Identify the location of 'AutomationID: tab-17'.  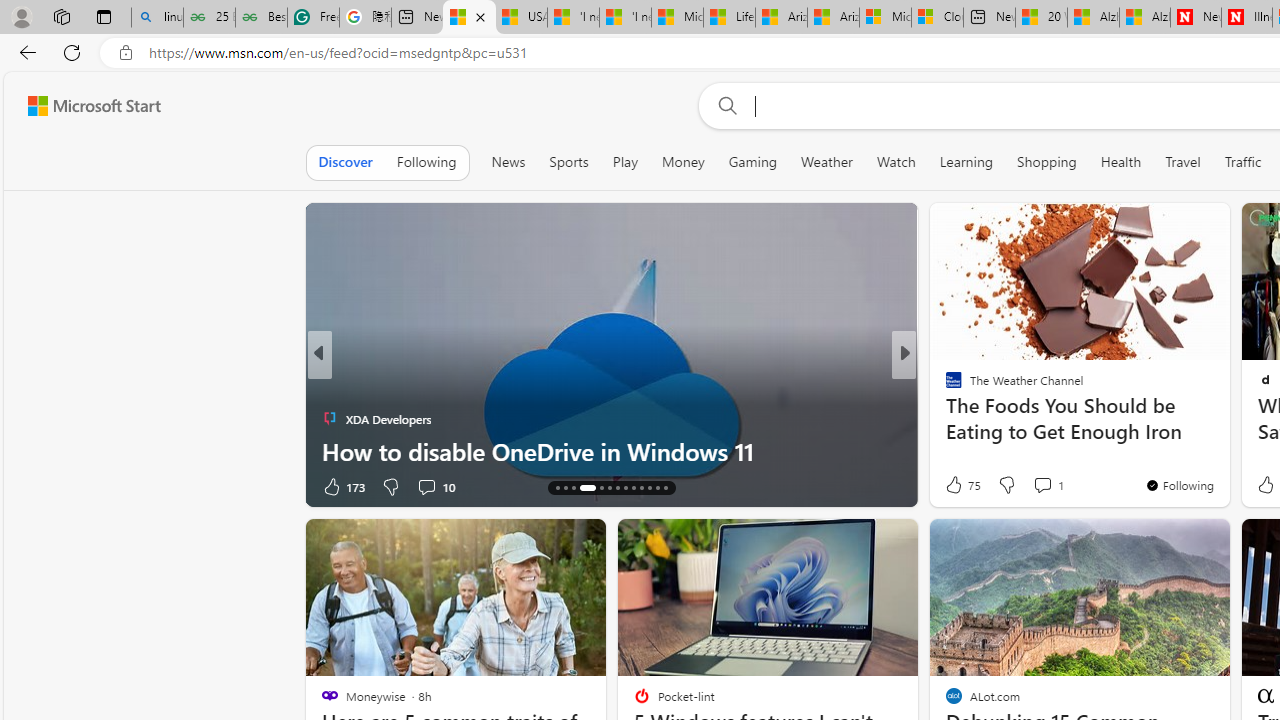
(586, 488).